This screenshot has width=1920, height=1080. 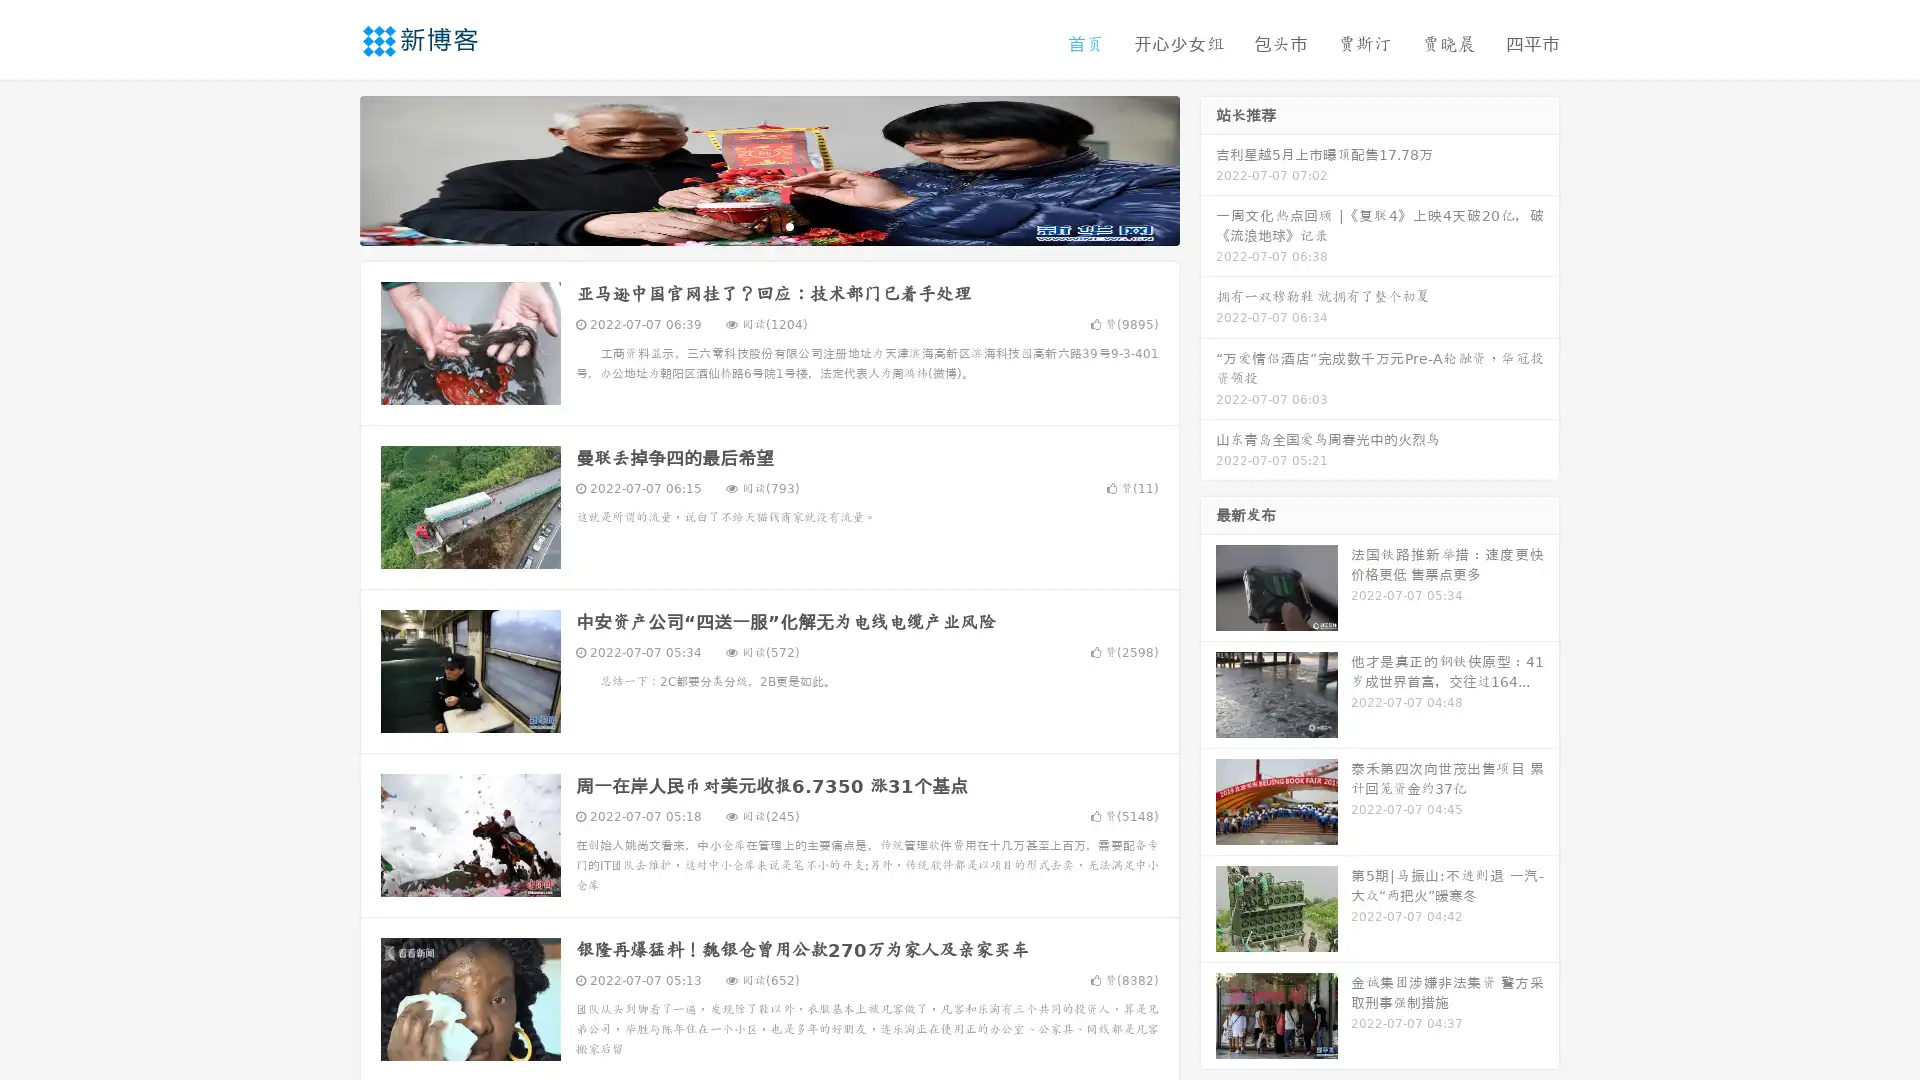 I want to click on Go to slide 1, so click(x=748, y=225).